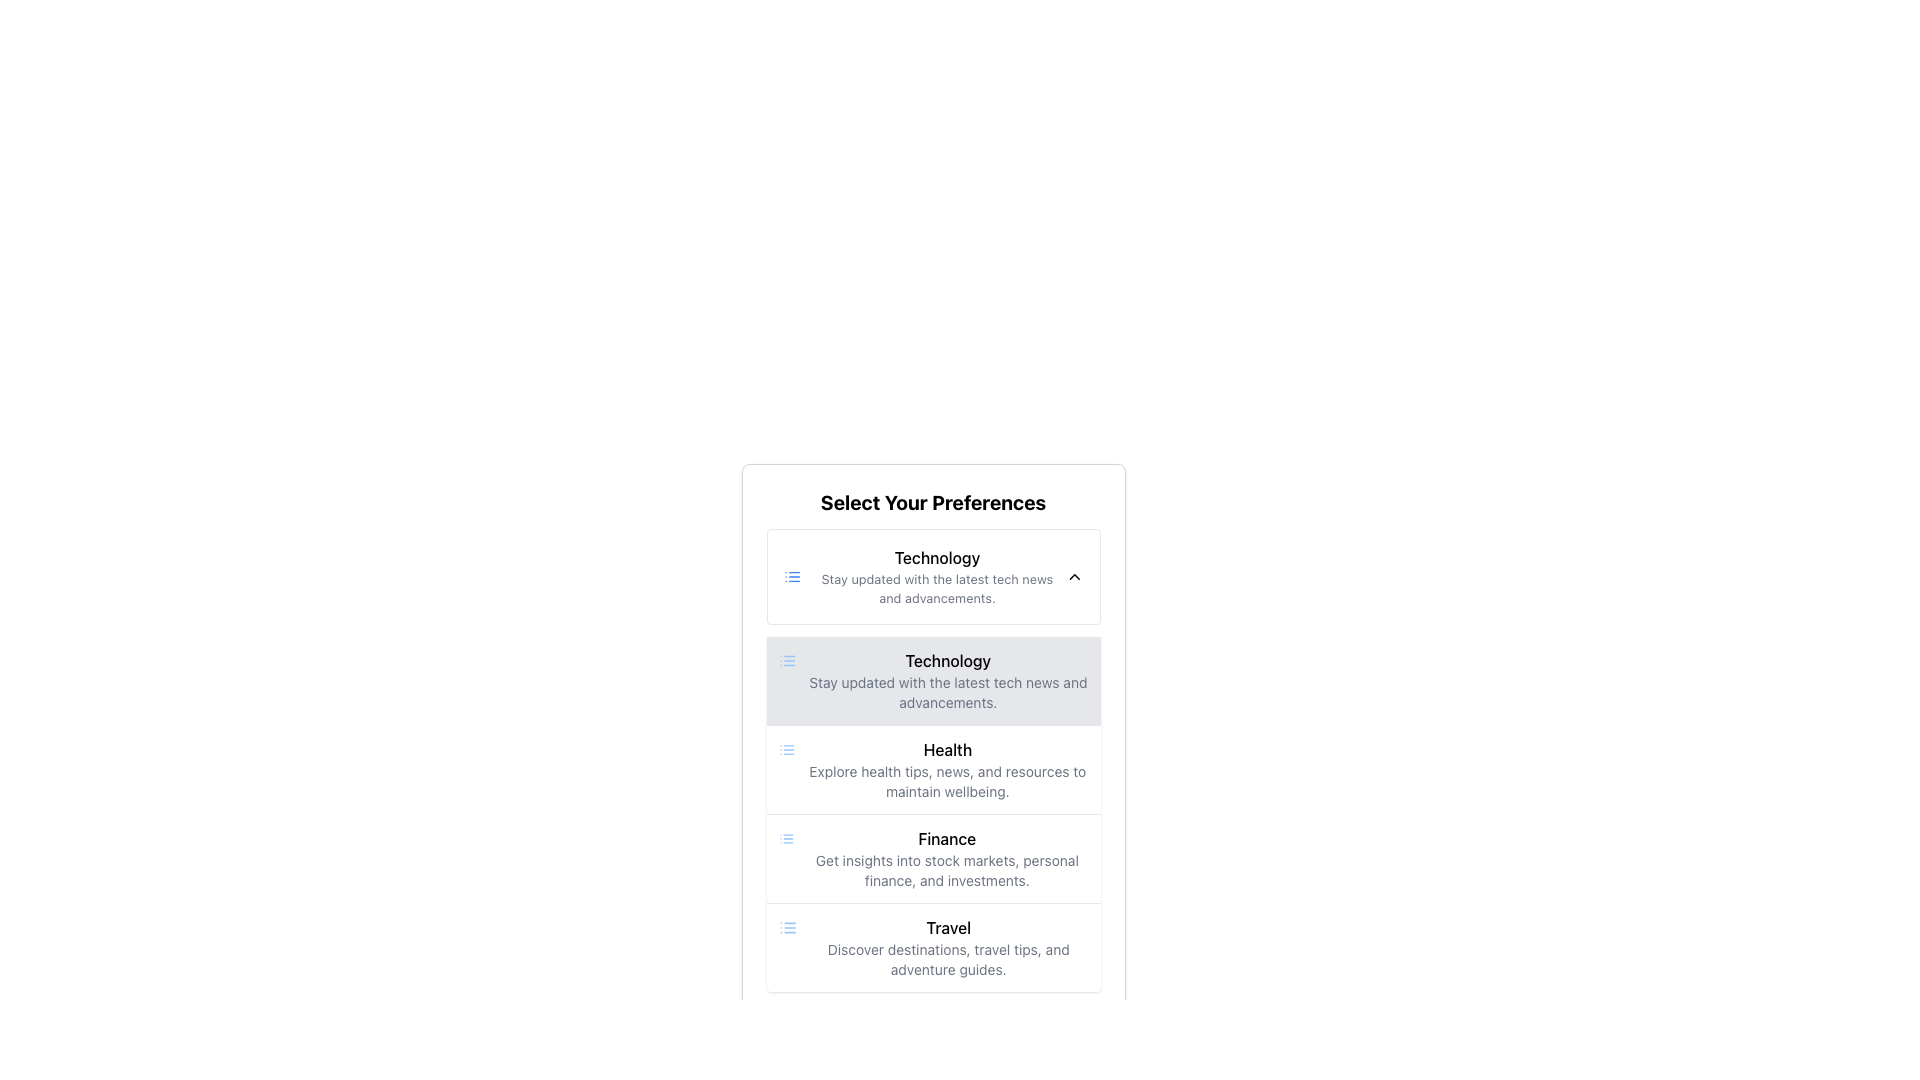 This screenshot has width=1920, height=1080. I want to click on the health preference label, which serves as the title for the health preference option, located within a card-like section in the vertical preference selection layout, so click(946, 750).